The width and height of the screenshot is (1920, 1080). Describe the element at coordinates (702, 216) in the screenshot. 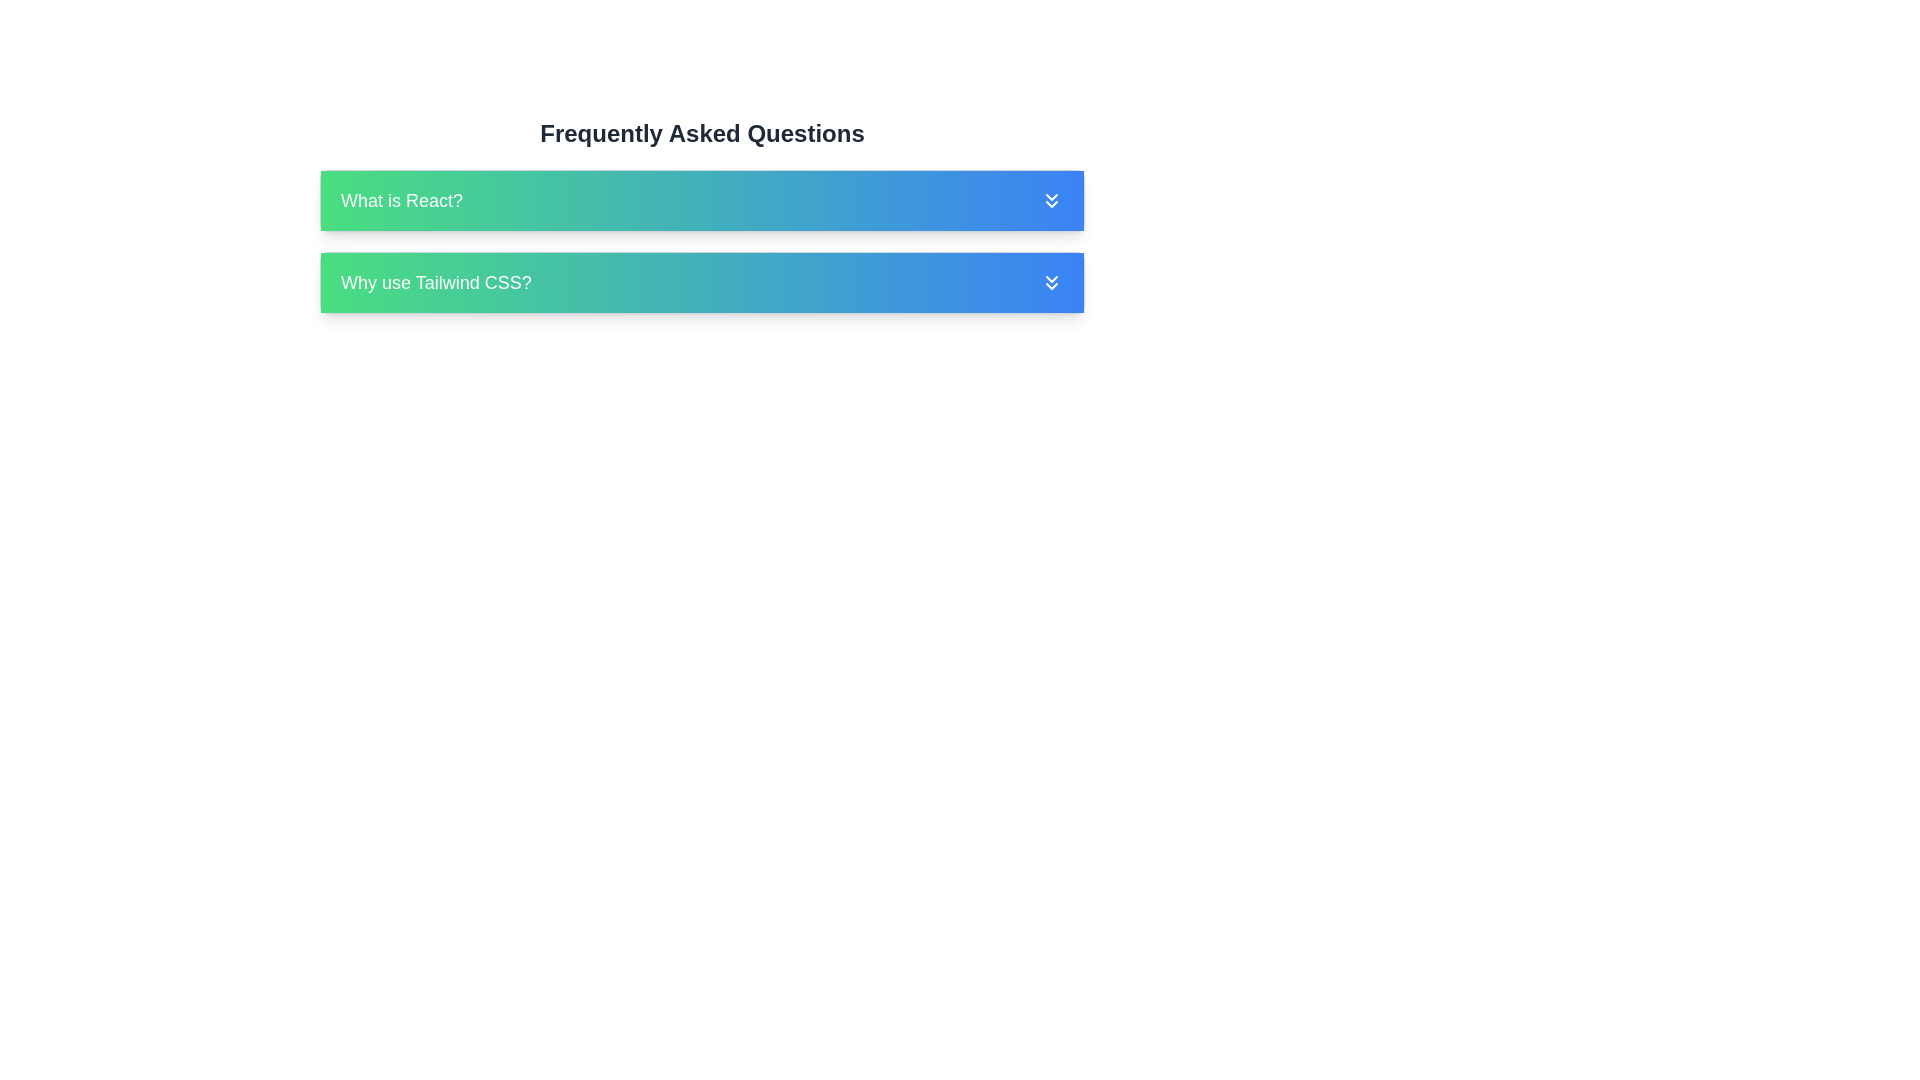

I see `the first interactive list item in the FAQ section` at that location.